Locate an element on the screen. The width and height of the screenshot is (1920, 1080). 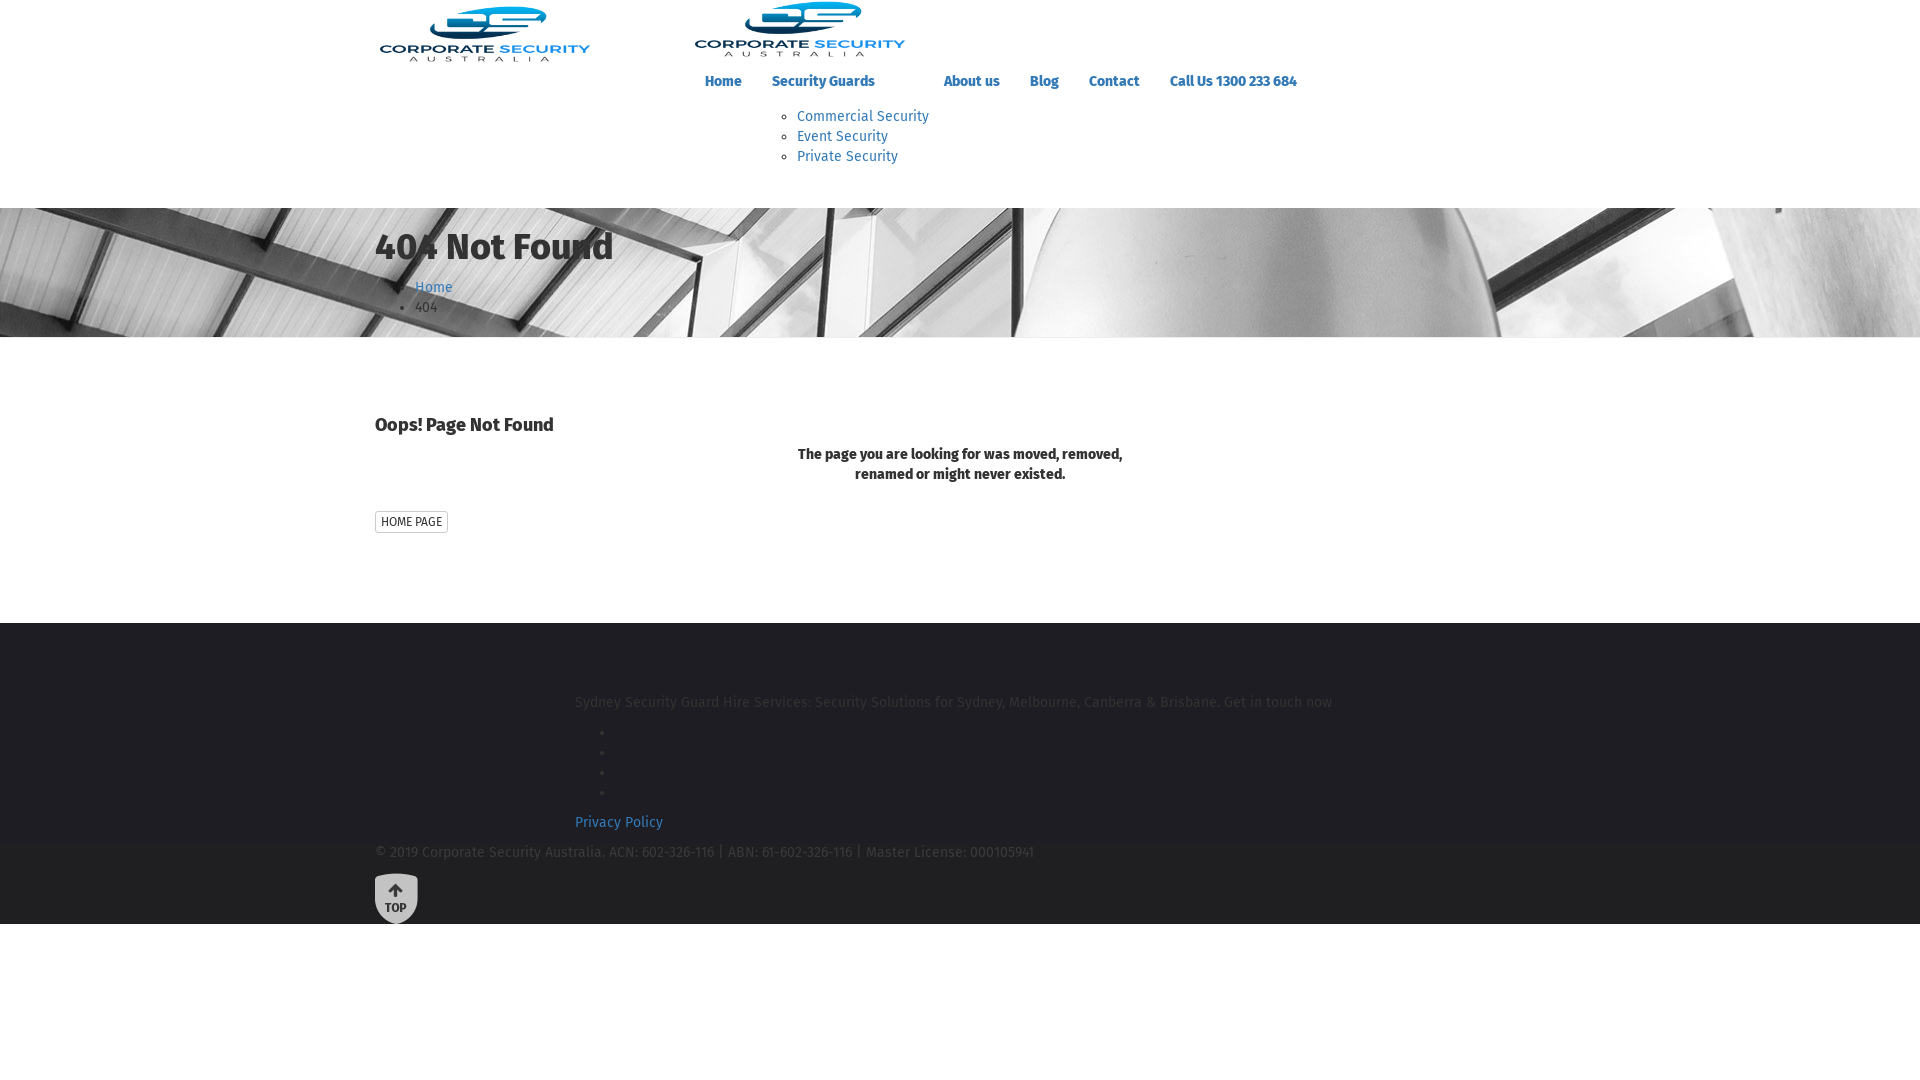
'Event Security' is located at coordinates (795, 135).